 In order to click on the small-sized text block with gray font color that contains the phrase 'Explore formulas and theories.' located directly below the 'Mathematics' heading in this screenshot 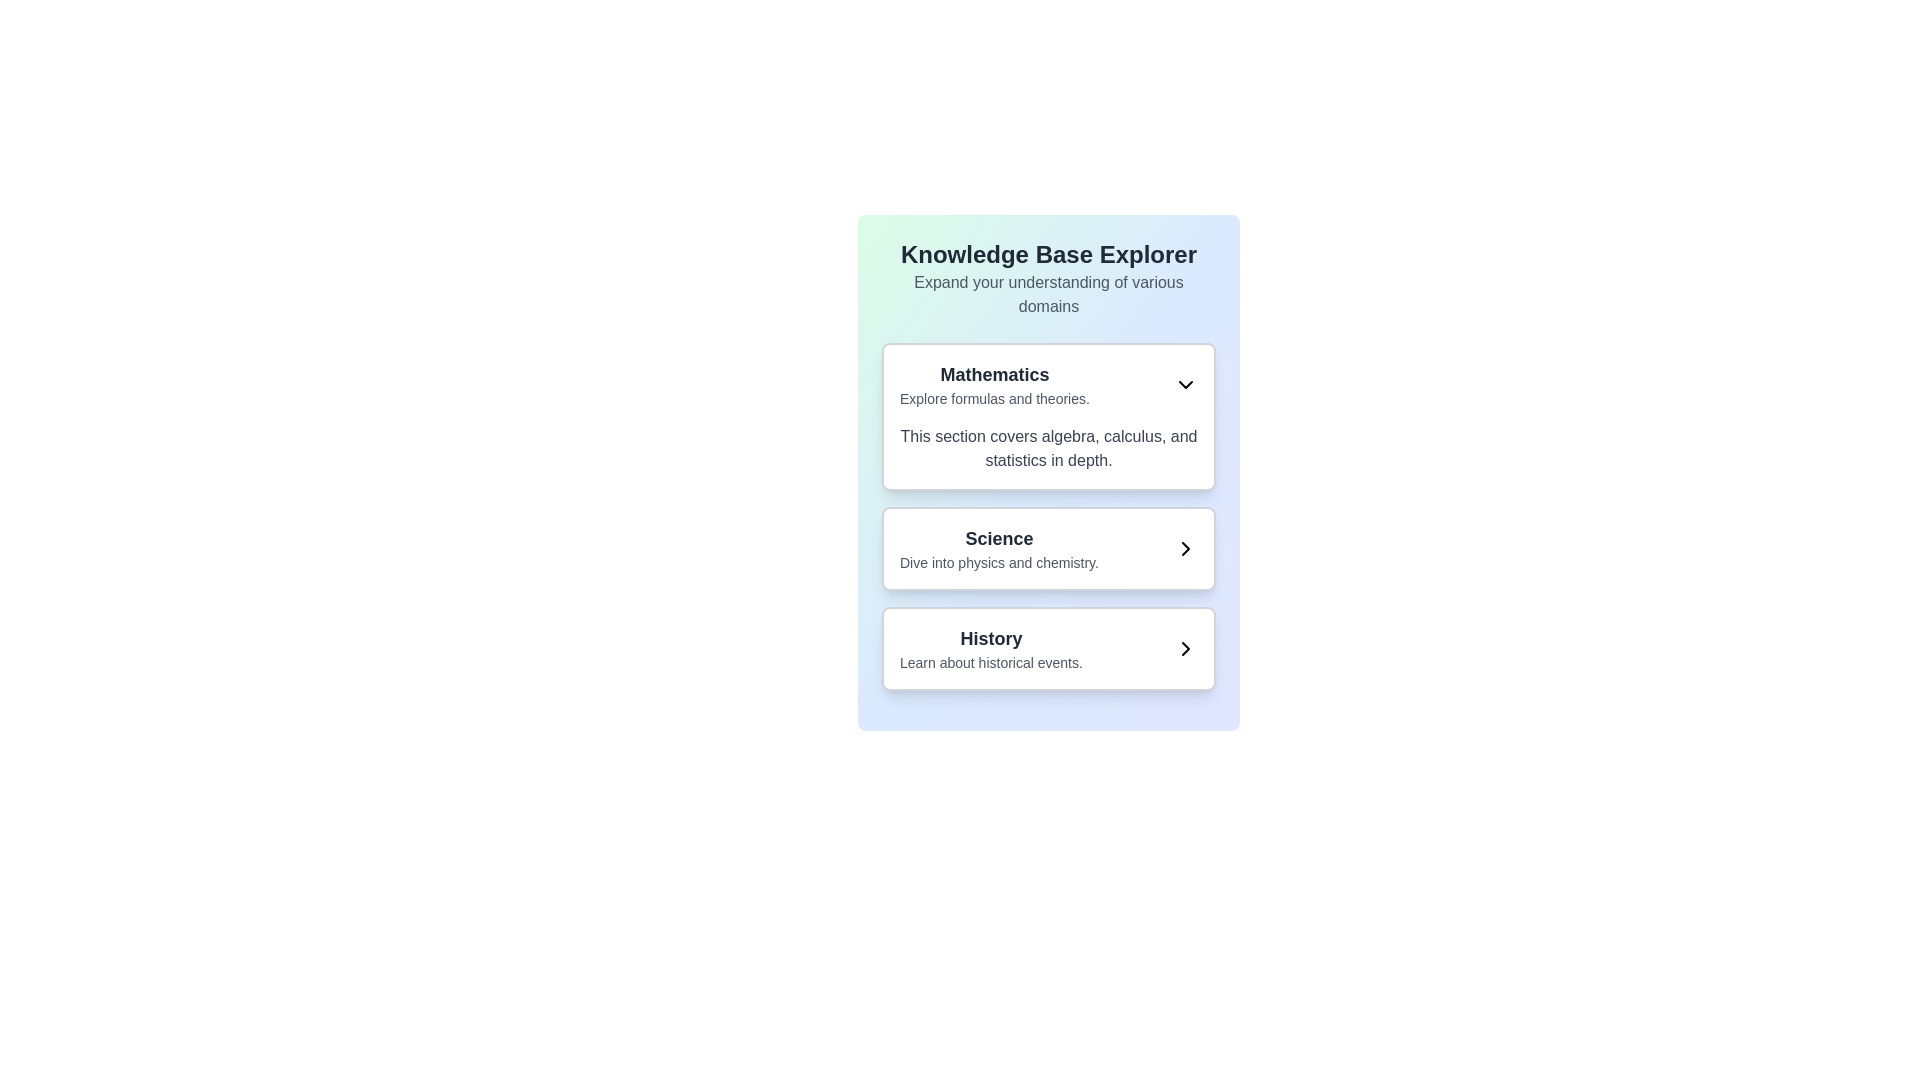, I will do `click(994, 398)`.